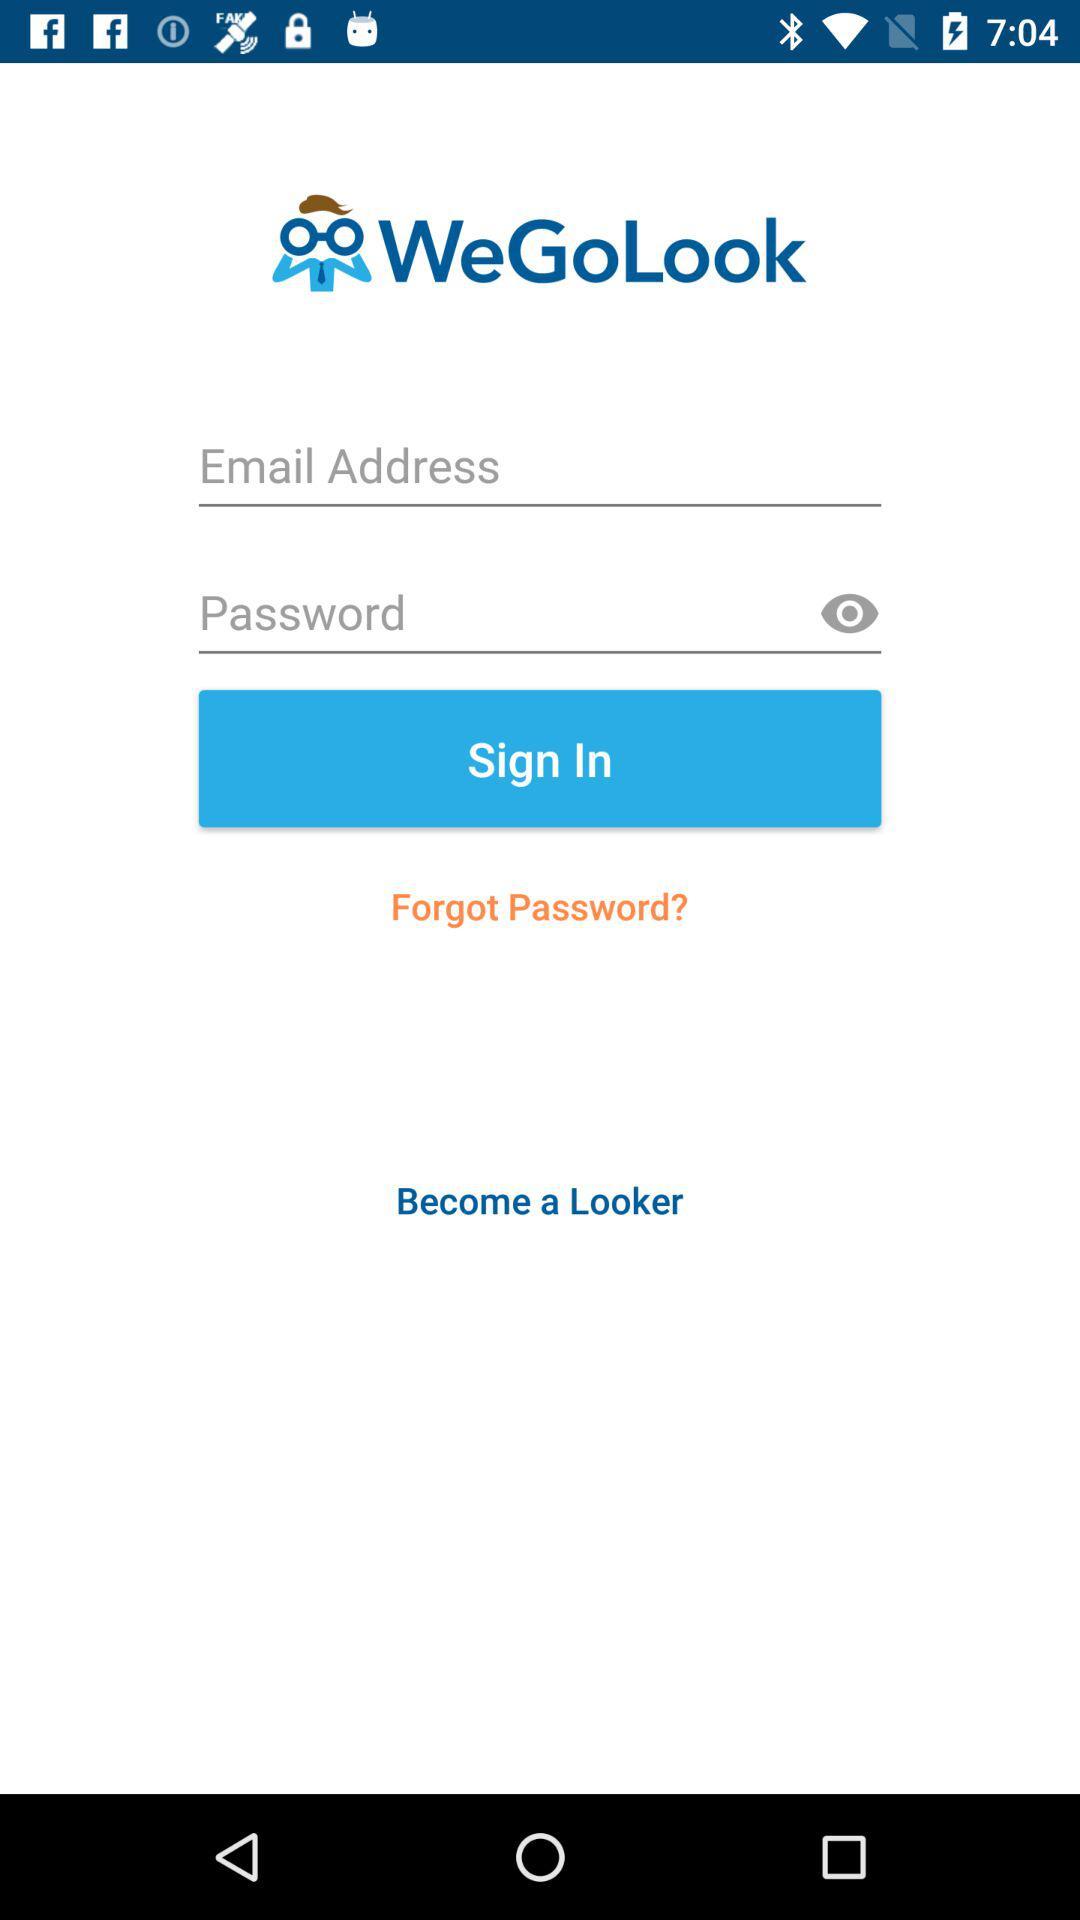 Image resolution: width=1080 pixels, height=1920 pixels. What do you see at coordinates (538, 1200) in the screenshot?
I see `become a looker` at bounding box center [538, 1200].